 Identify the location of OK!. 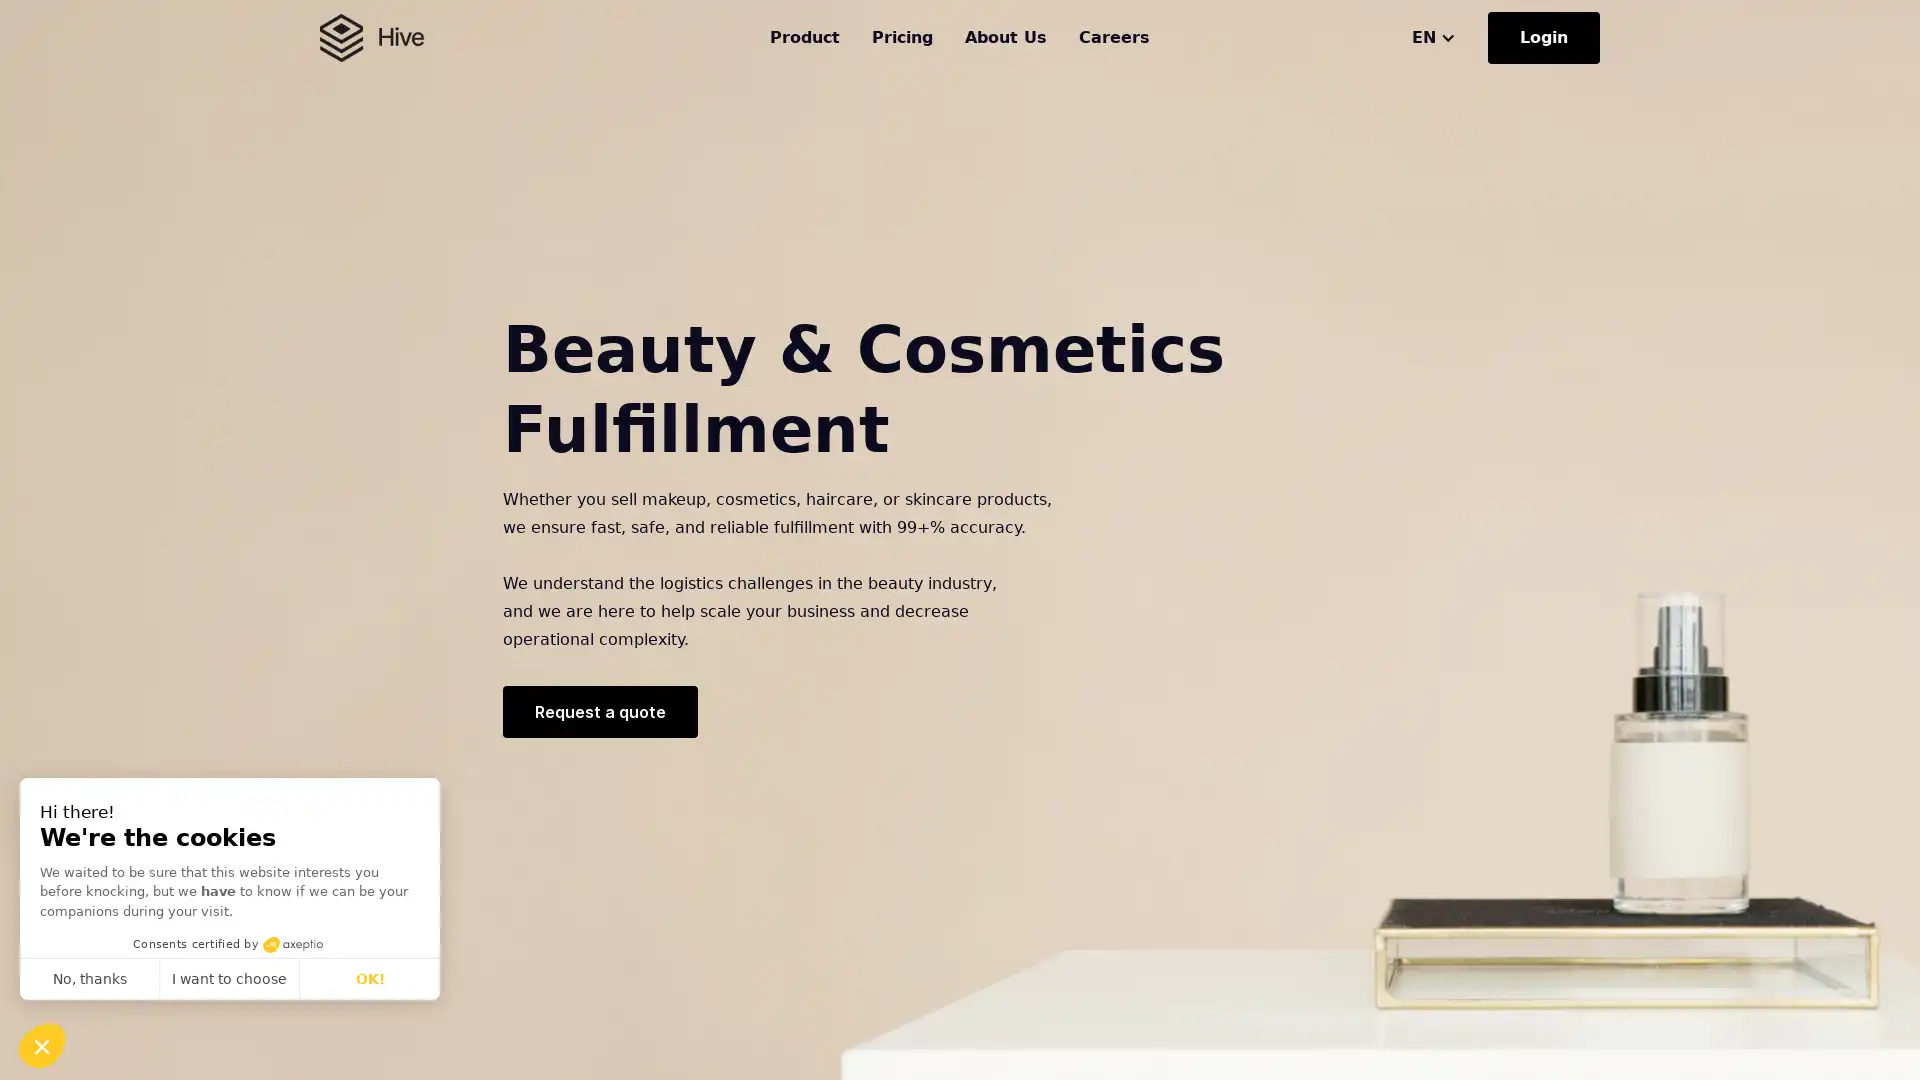
(369, 978).